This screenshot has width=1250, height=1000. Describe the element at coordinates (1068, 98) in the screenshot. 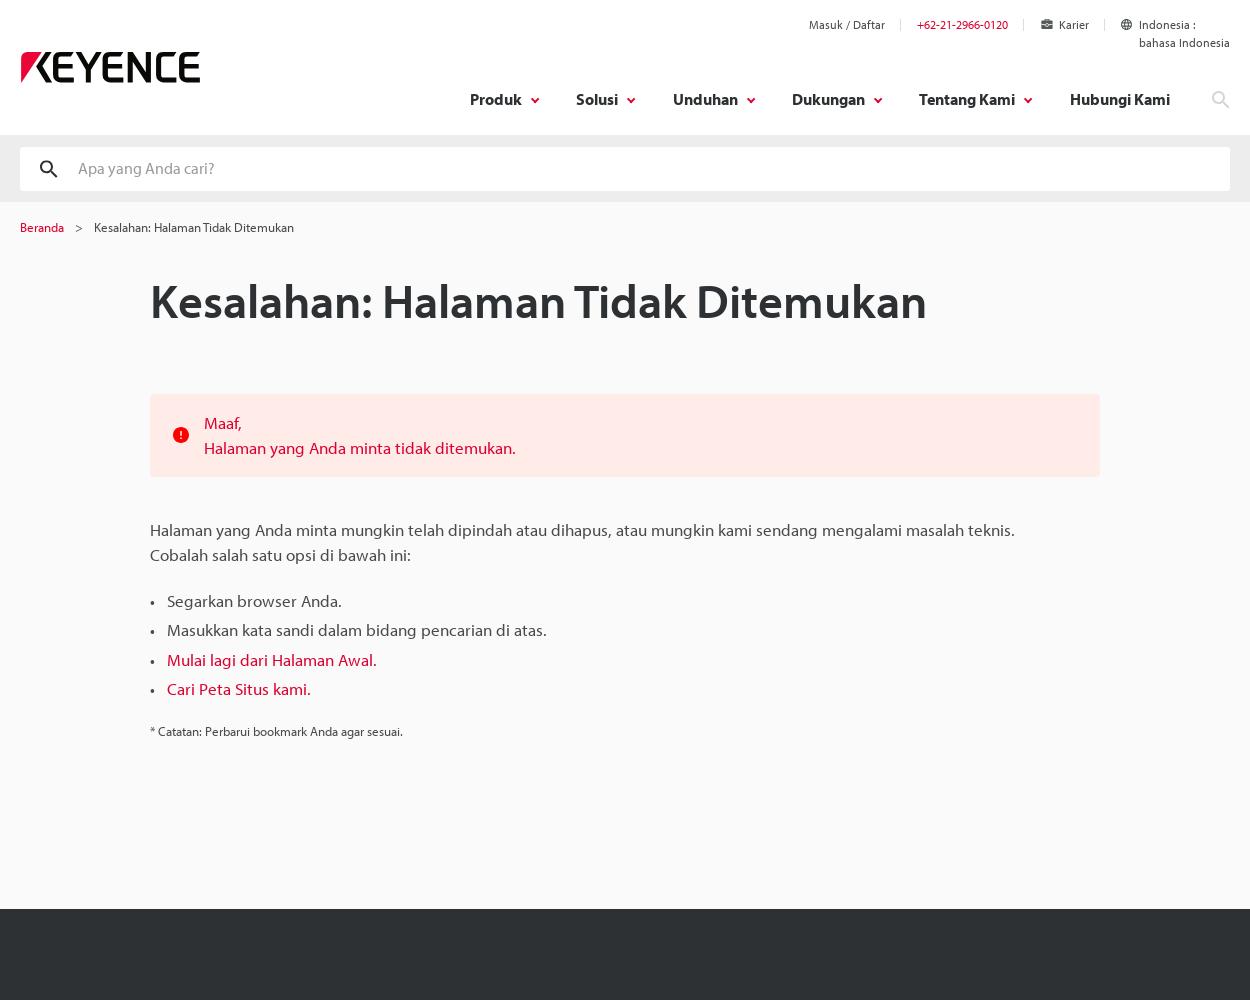

I see `'Hubungi Kami'` at that location.